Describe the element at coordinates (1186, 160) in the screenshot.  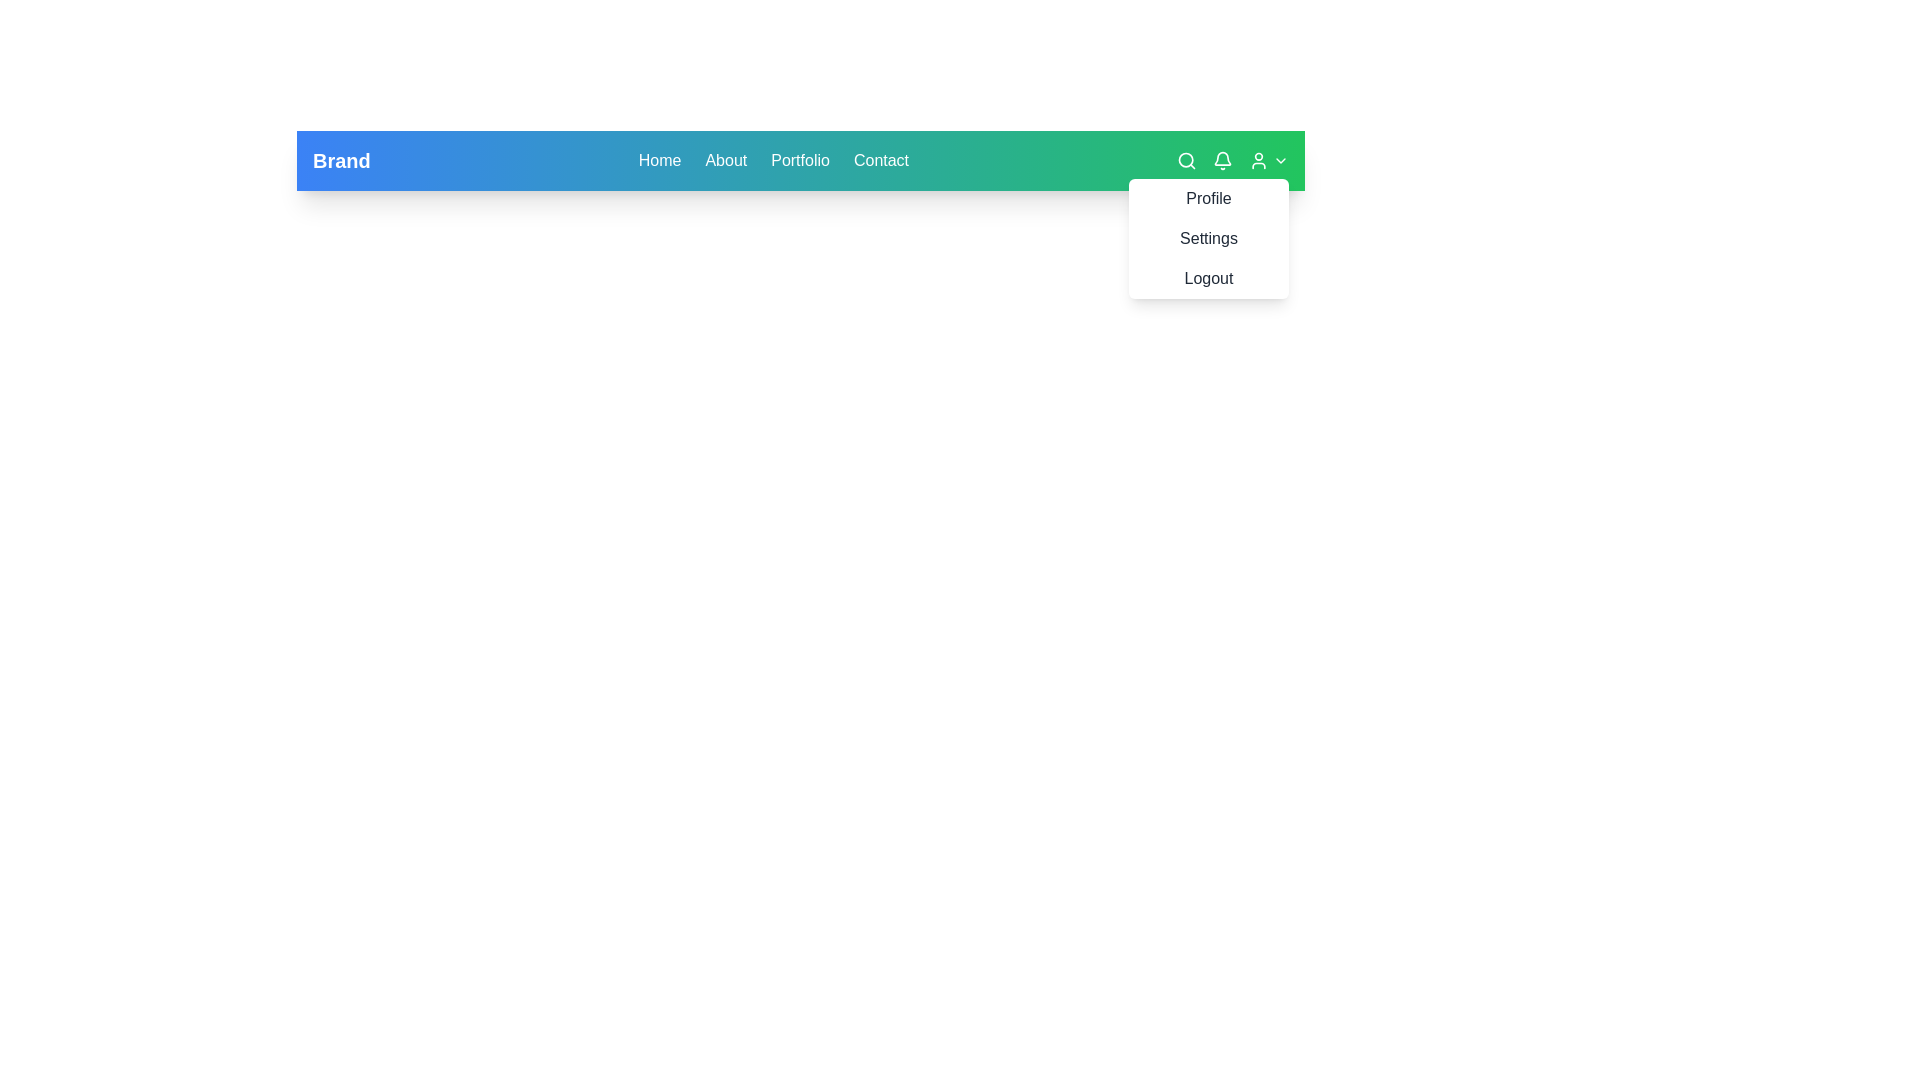
I see `the circular search icon resembling a magnifying glass located in the toolbar at the top of the interface to initiate a search` at that location.